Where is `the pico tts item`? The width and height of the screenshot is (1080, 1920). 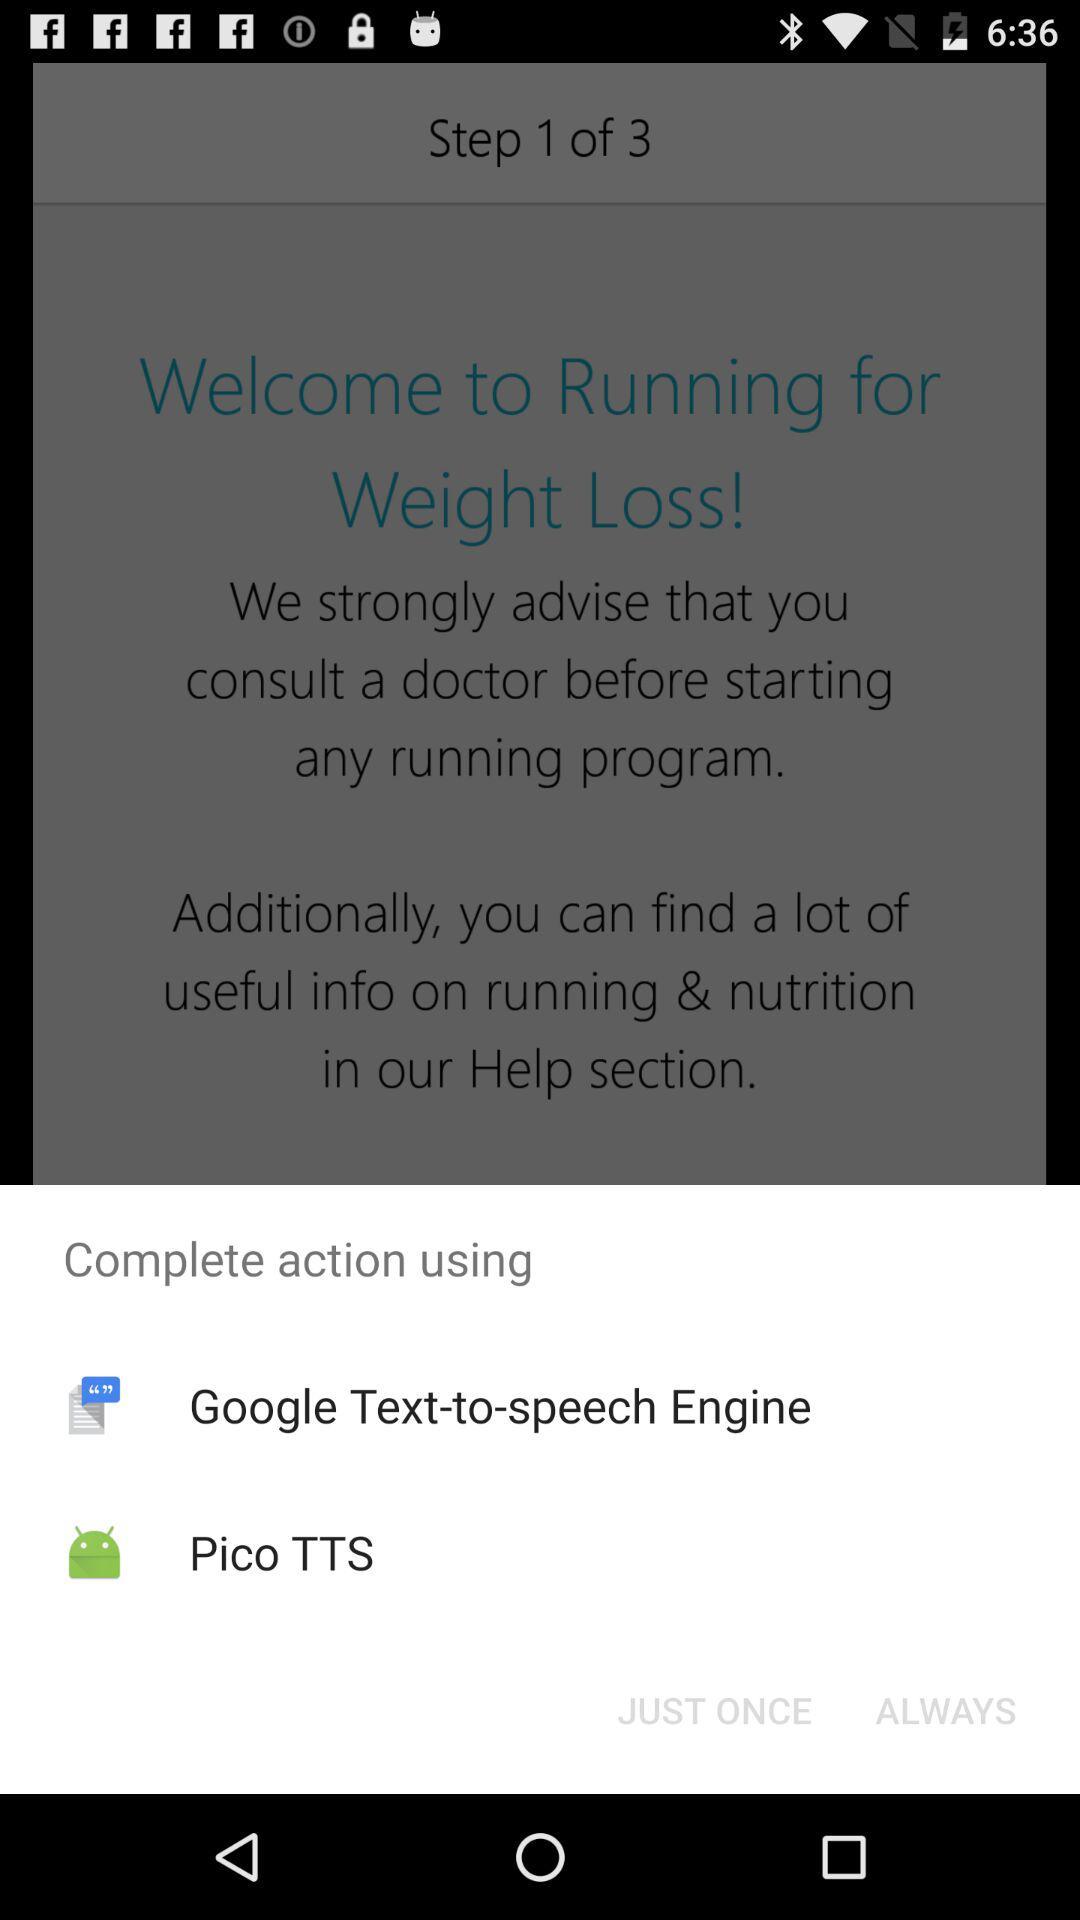
the pico tts item is located at coordinates (281, 1551).